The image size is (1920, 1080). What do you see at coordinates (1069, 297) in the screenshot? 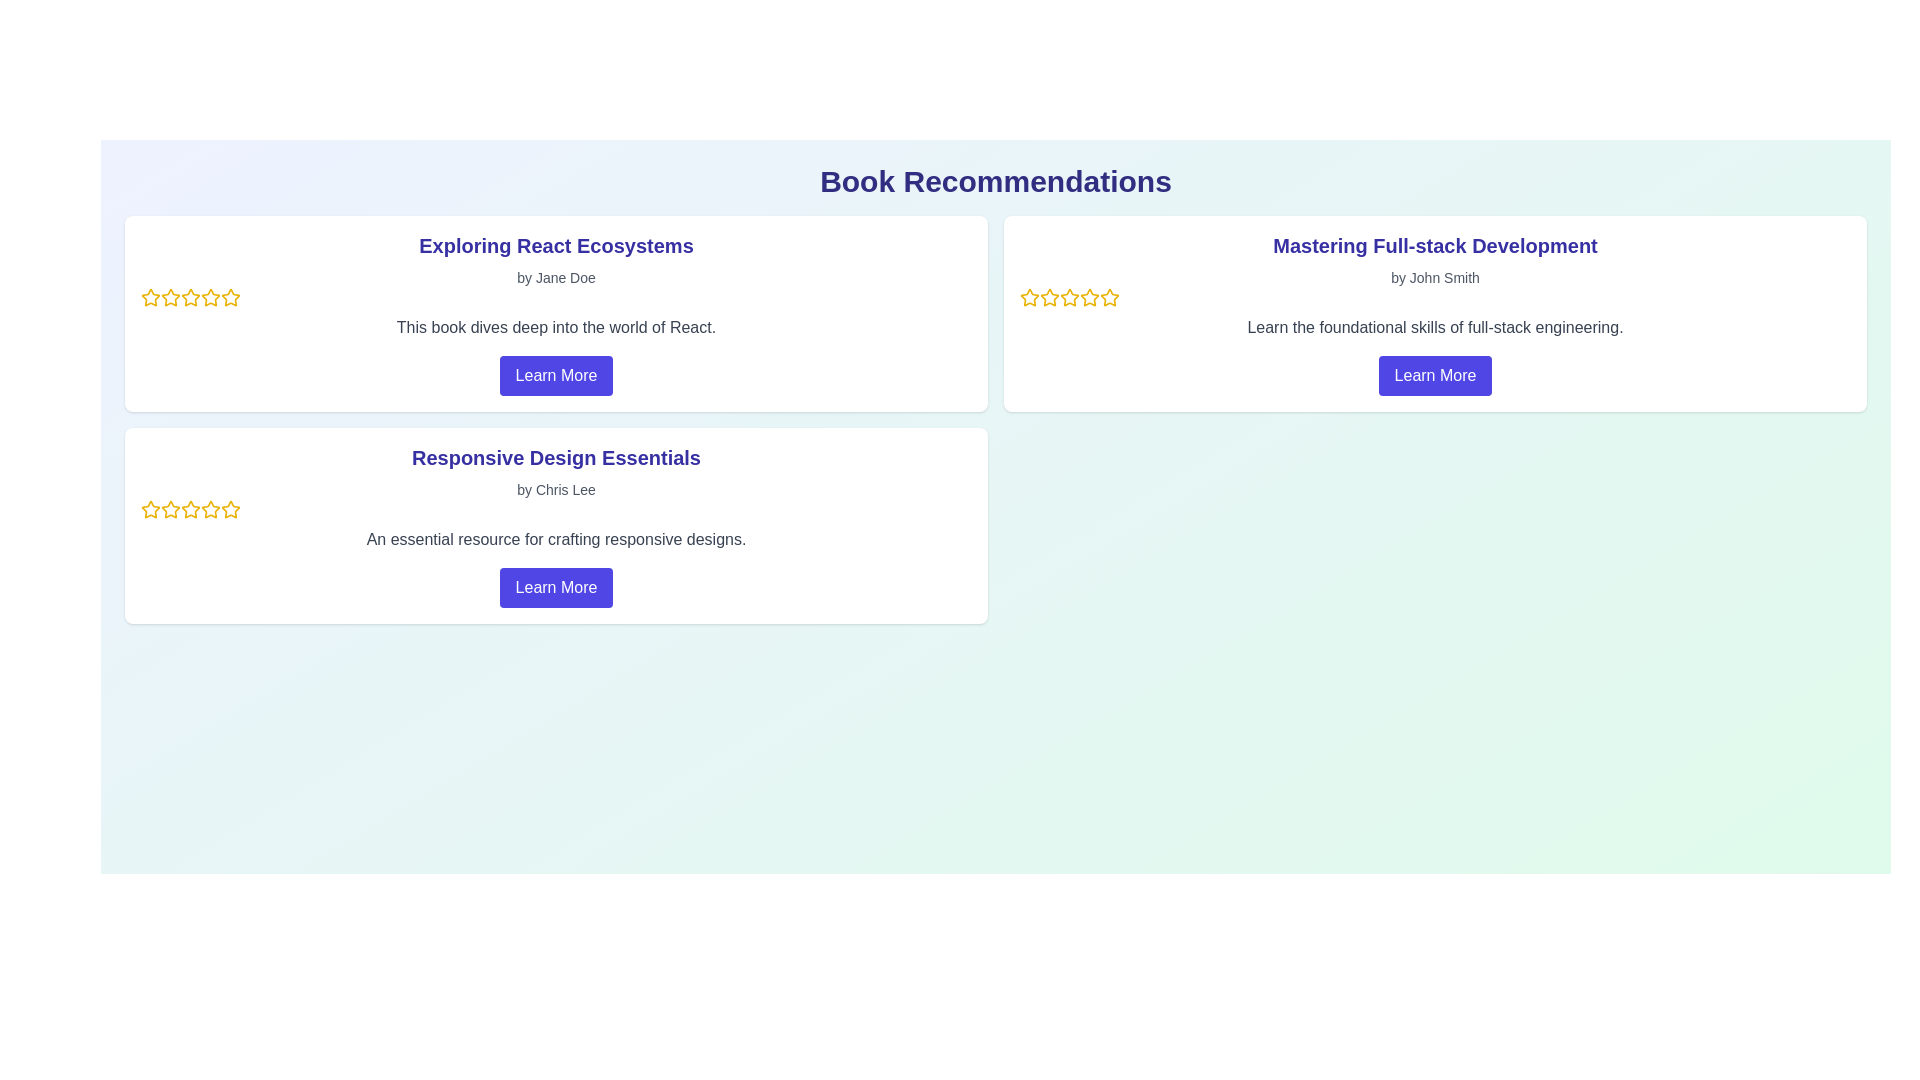
I see `the third star in the star rating component located in the top-right card titled 'Mastering Full-stack Development'` at bounding box center [1069, 297].